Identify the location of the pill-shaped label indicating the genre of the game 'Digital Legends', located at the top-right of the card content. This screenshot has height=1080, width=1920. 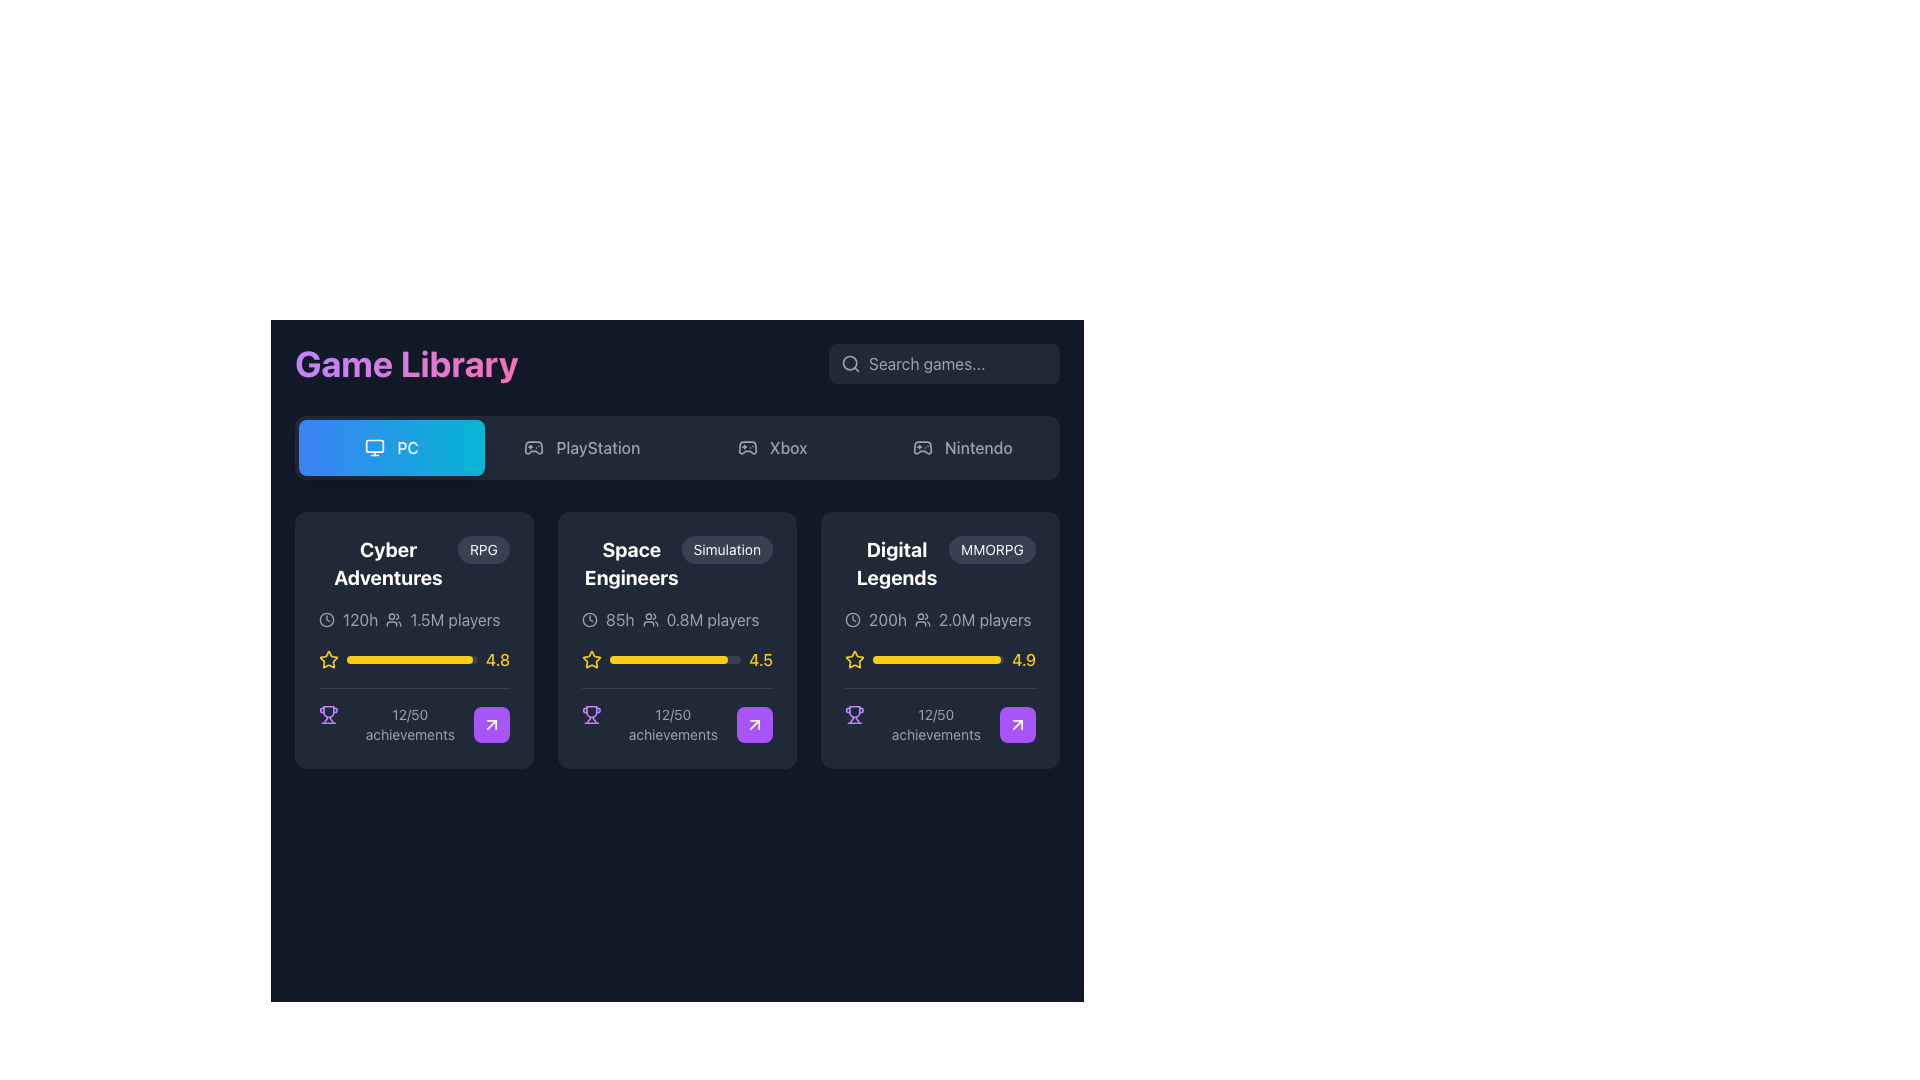
(992, 550).